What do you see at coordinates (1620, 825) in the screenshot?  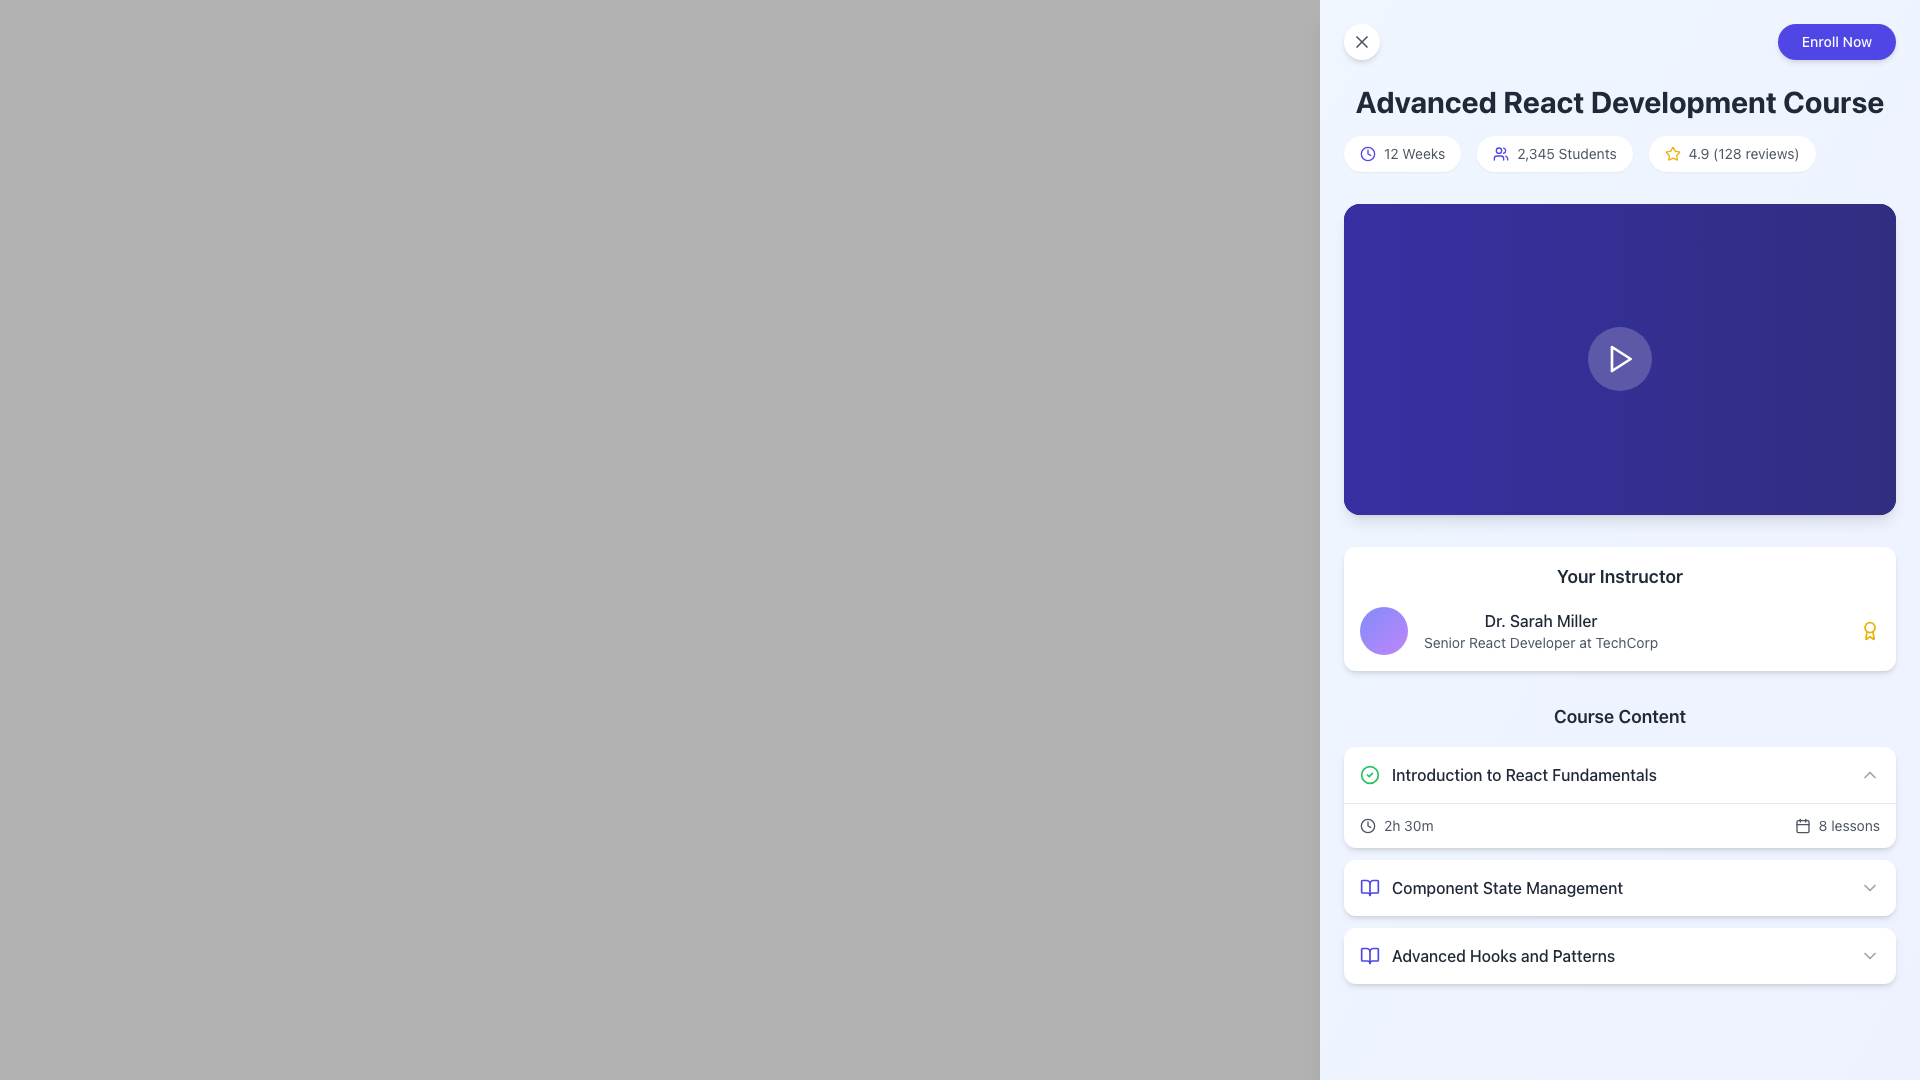 I see `information displayed in the Information Display section that shows course duration and lesson count, located under the 'Introduction to React Fundamentals' item` at bounding box center [1620, 825].